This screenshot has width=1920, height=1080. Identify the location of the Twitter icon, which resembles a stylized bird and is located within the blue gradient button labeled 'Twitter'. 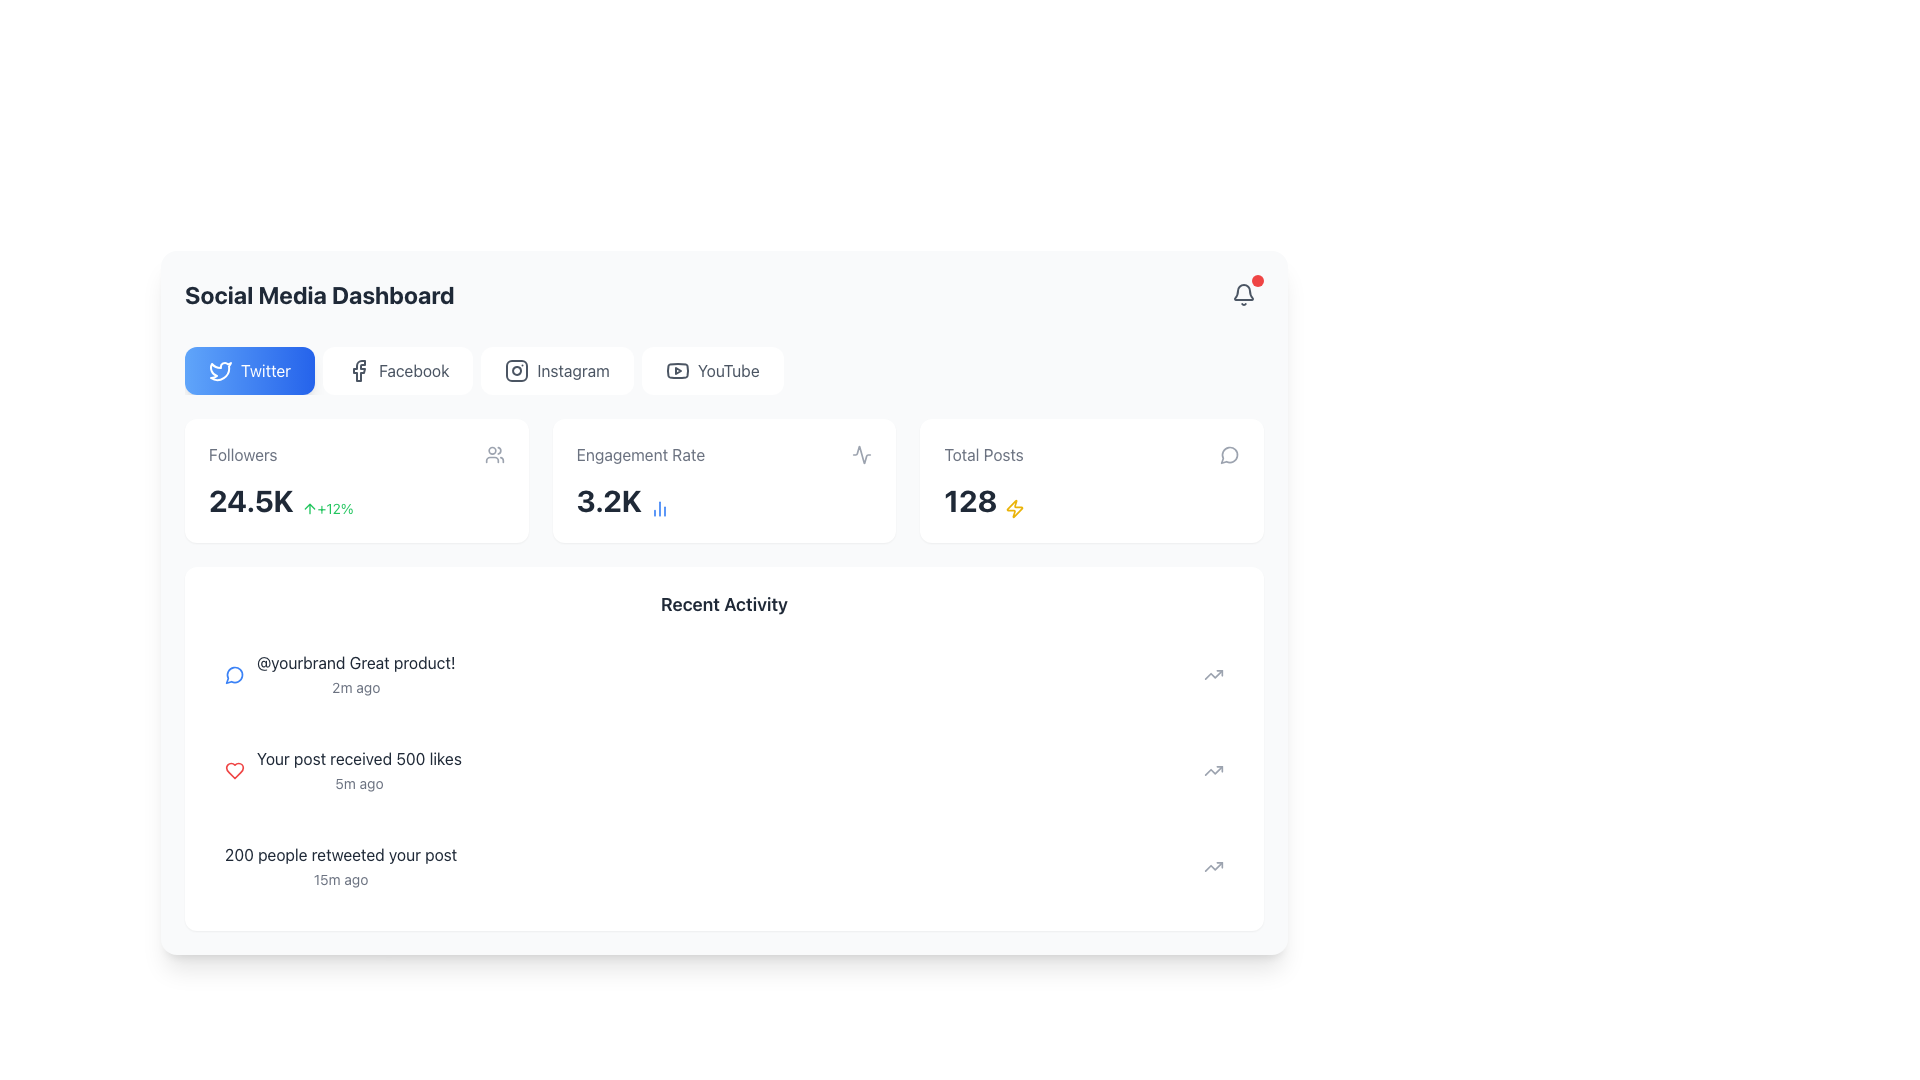
(220, 370).